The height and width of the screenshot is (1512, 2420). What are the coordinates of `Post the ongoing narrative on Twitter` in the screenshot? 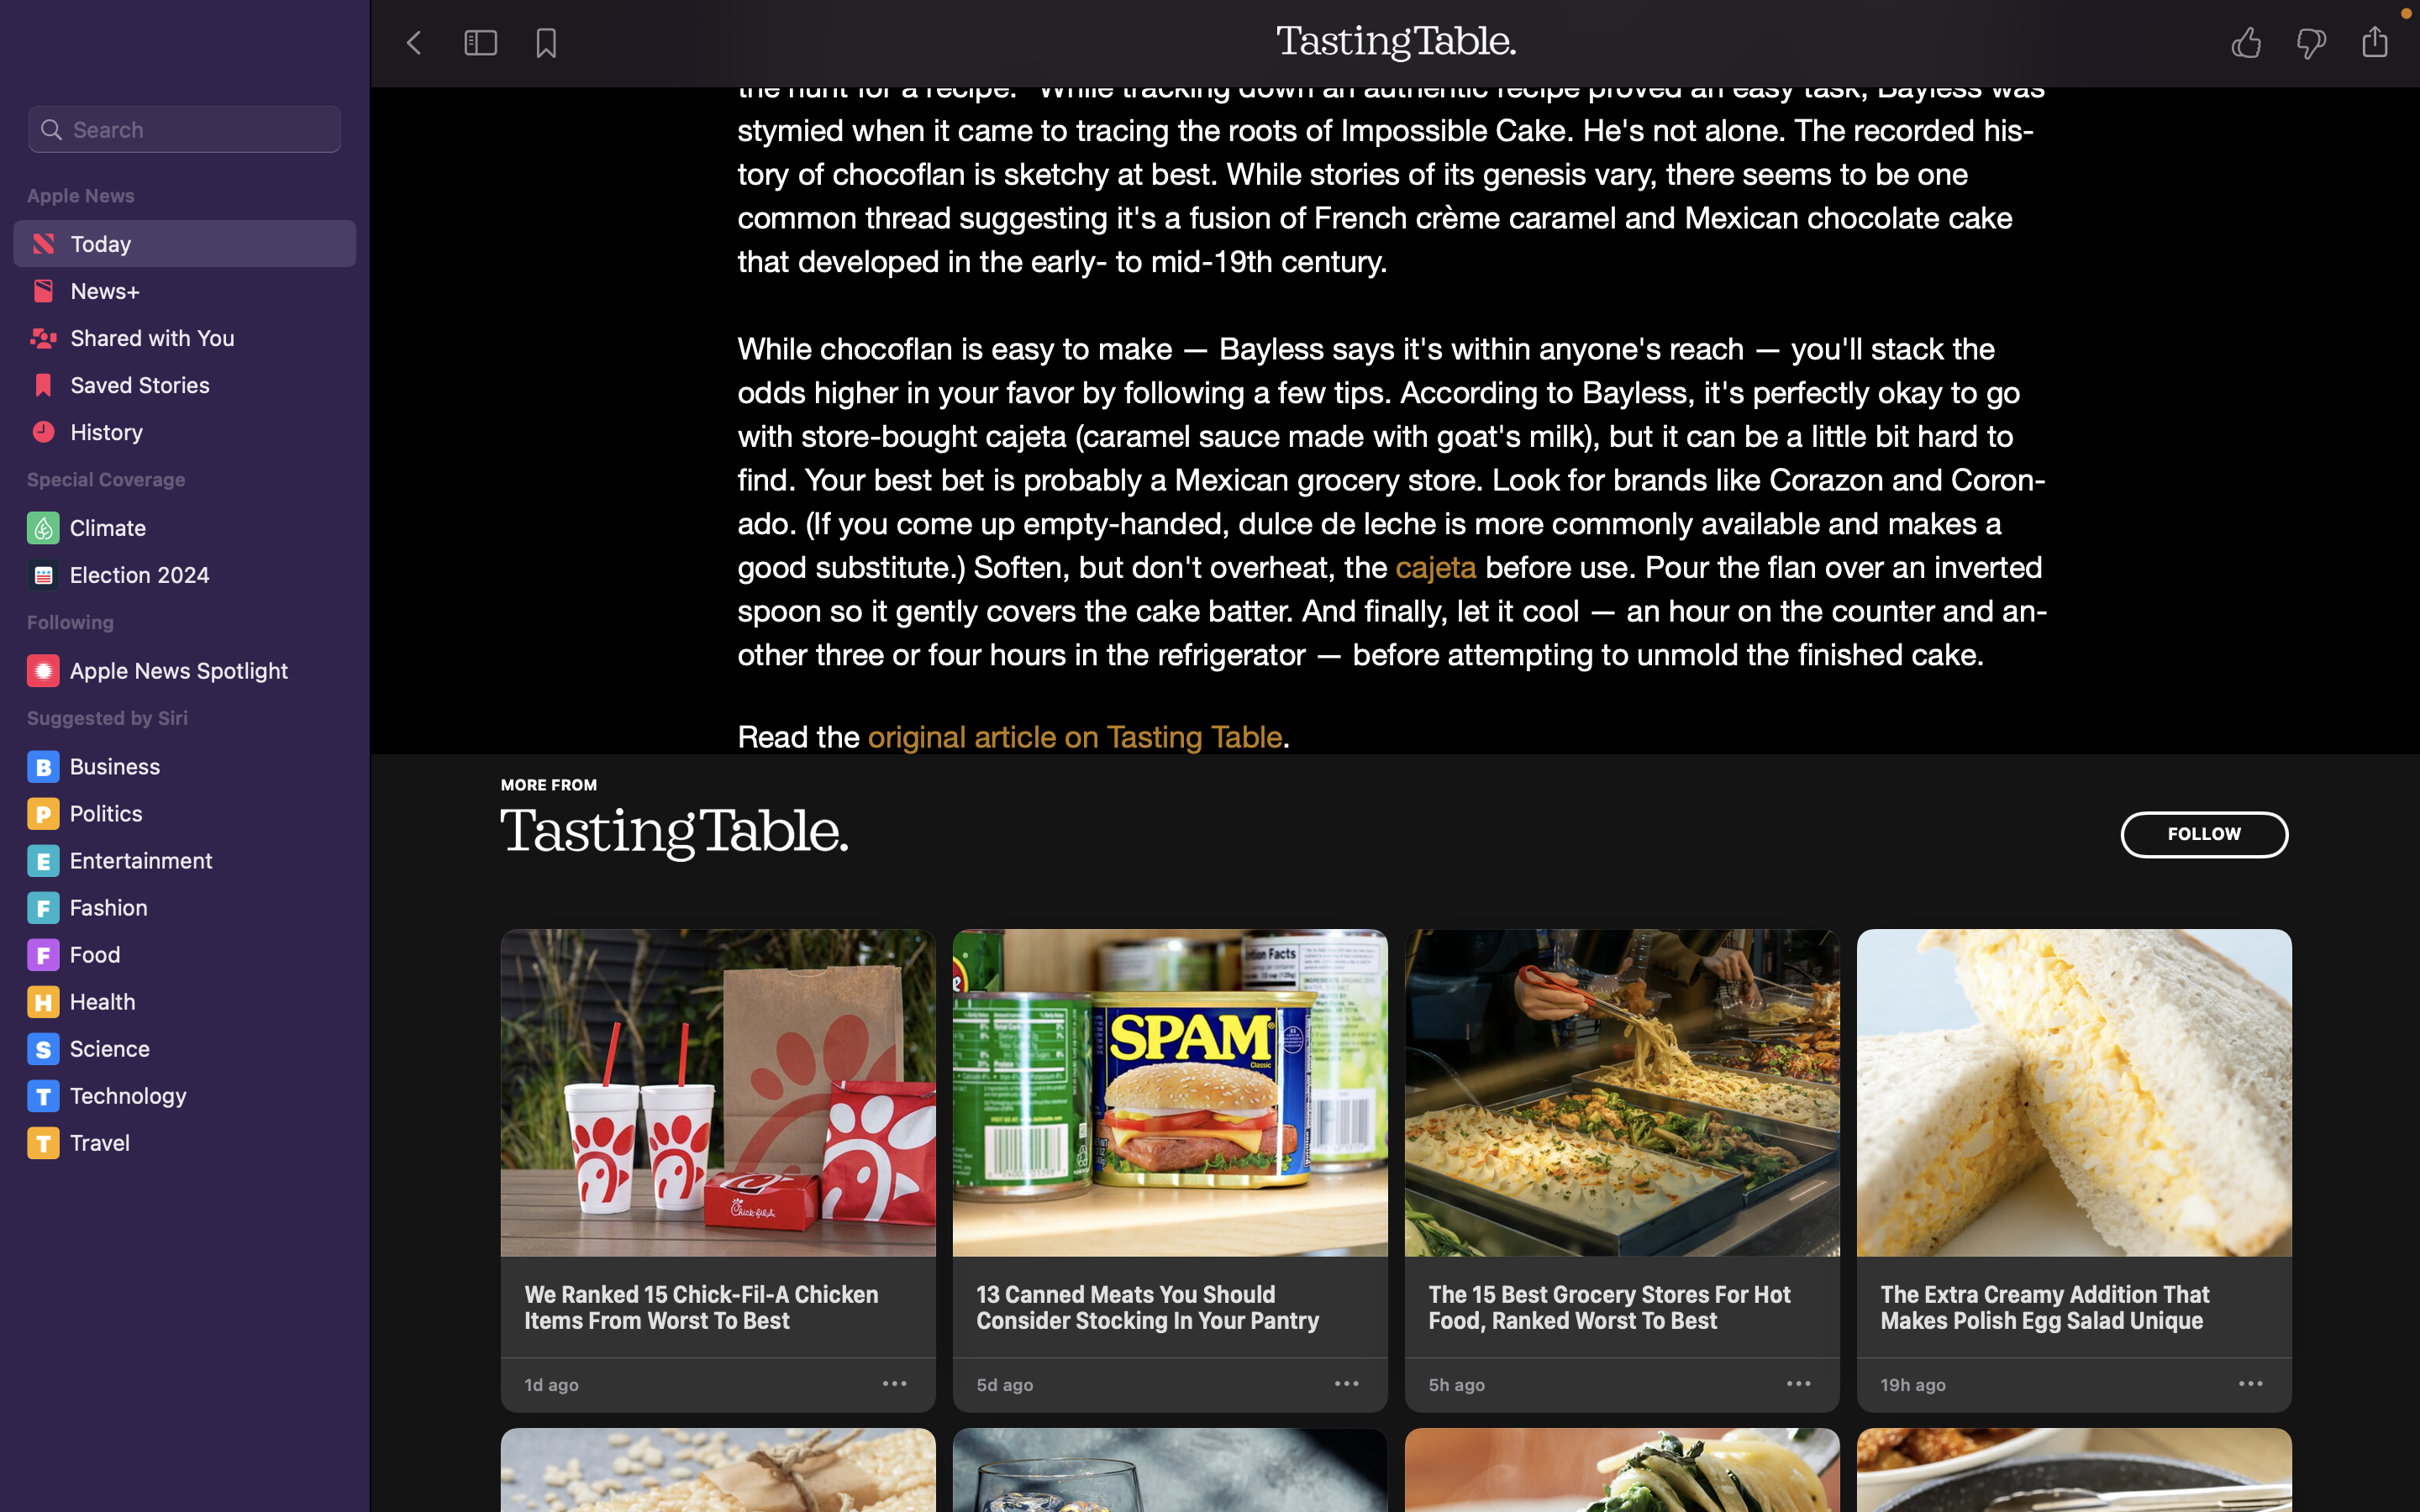 It's located at (2381, 41).